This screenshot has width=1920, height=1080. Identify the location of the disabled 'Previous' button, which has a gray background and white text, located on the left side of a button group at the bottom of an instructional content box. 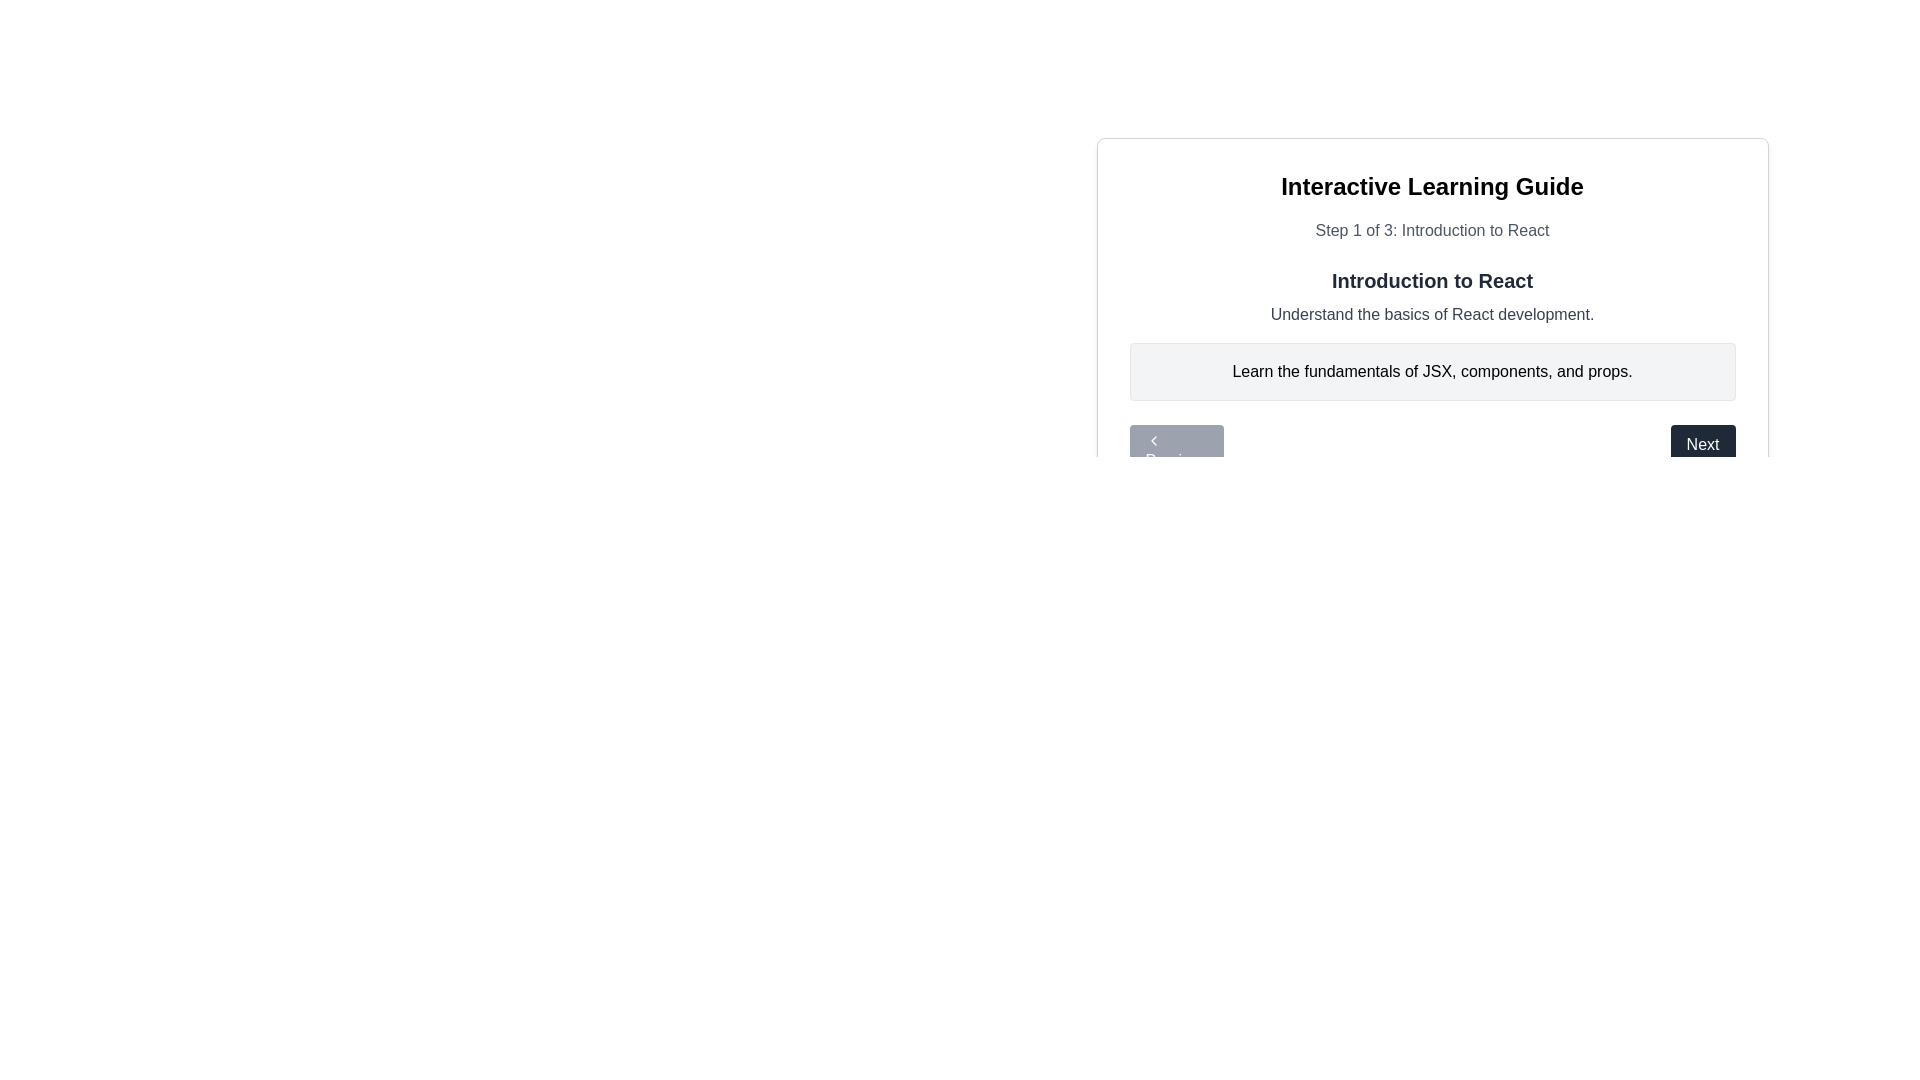
(1176, 452).